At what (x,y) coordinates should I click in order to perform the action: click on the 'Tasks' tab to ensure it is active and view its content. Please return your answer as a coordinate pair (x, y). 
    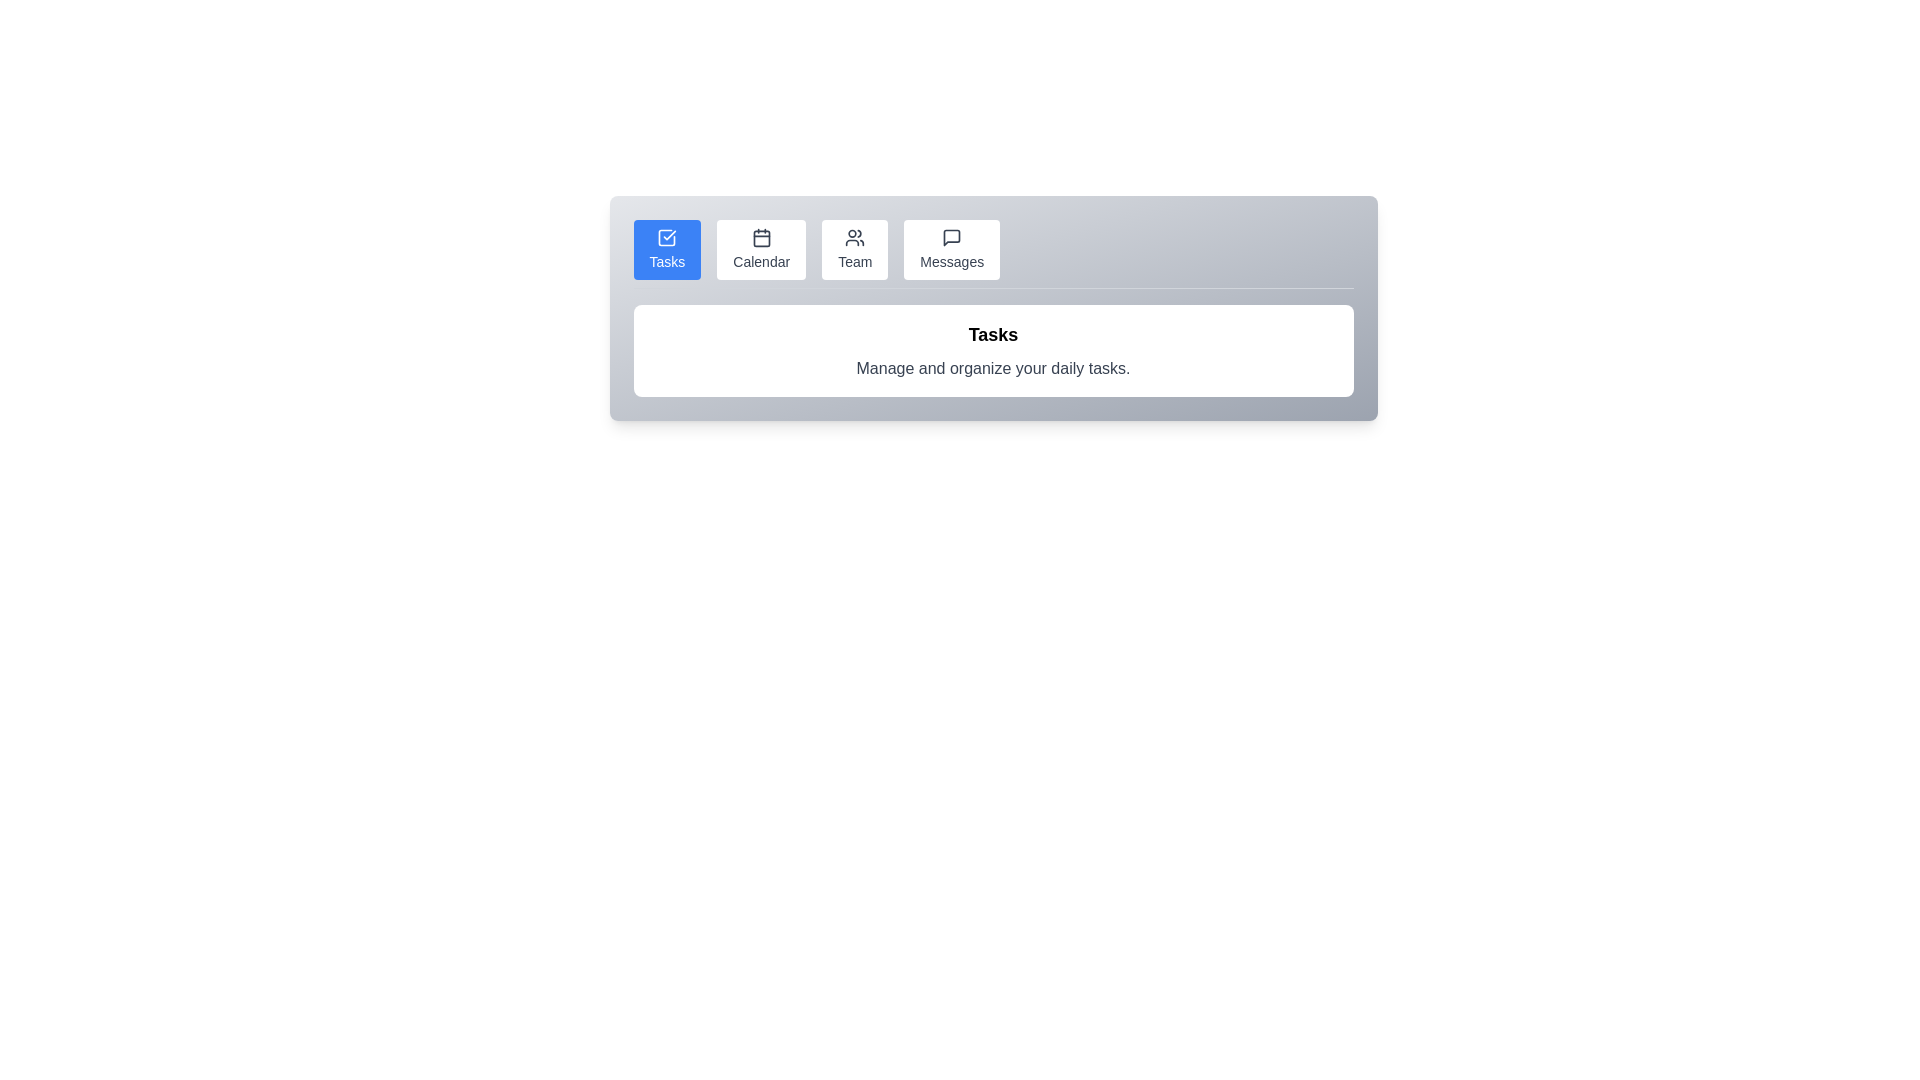
    Looking at the image, I should click on (667, 249).